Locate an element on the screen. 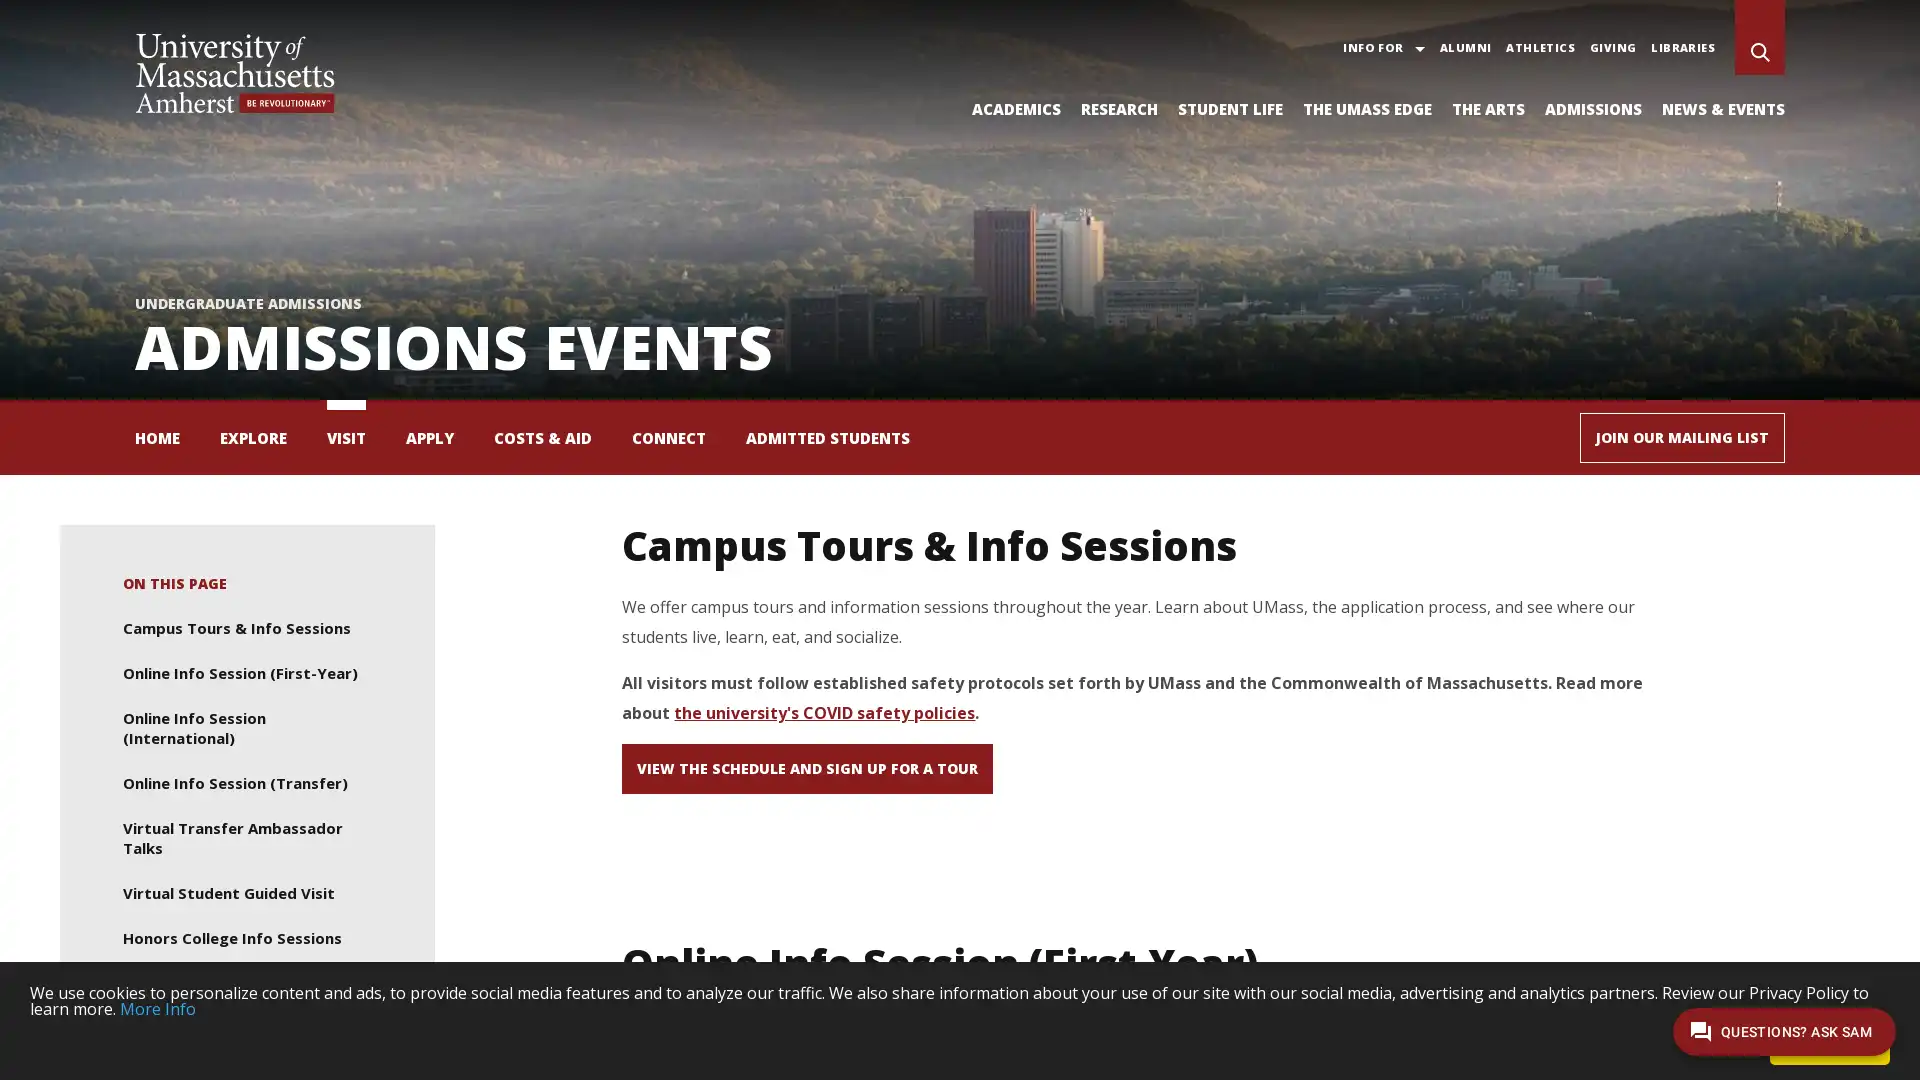 This screenshot has height=1080, width=1920. Questions? Ask Sam is located at coordinates (1784, 1031).